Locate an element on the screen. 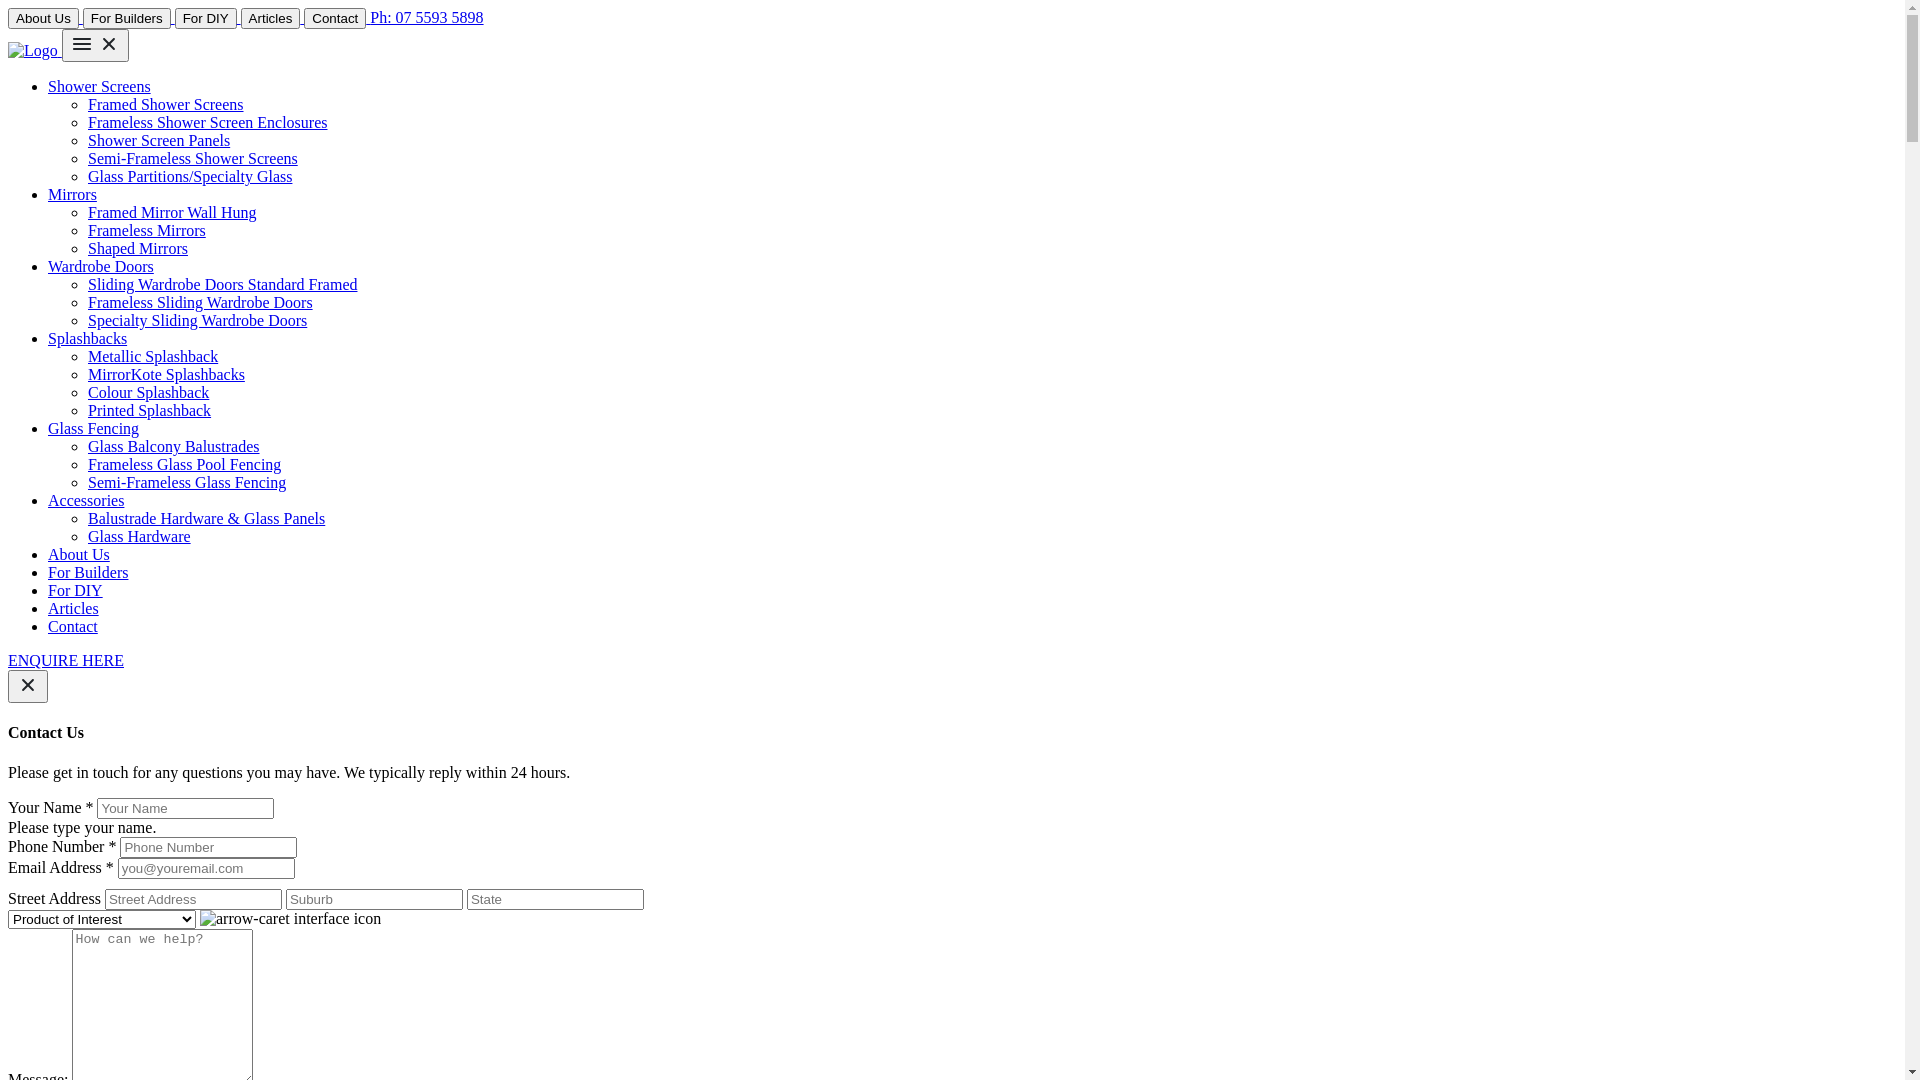 The height and width of the screenshot is (1080, 1920). 'Framed Shower Screens' is located at coordinates (166, 104).